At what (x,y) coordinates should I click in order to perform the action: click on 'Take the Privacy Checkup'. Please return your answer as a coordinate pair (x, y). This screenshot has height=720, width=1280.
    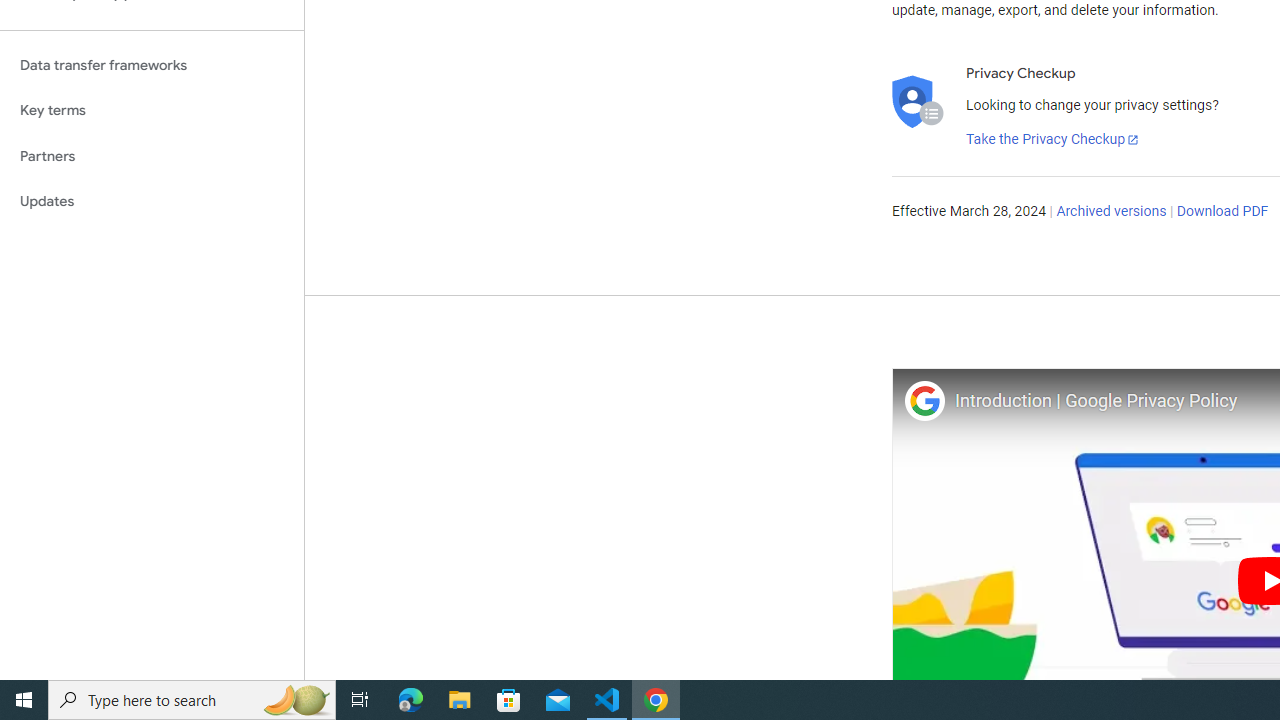
    Looking at the image, I should click on (1052, 139).